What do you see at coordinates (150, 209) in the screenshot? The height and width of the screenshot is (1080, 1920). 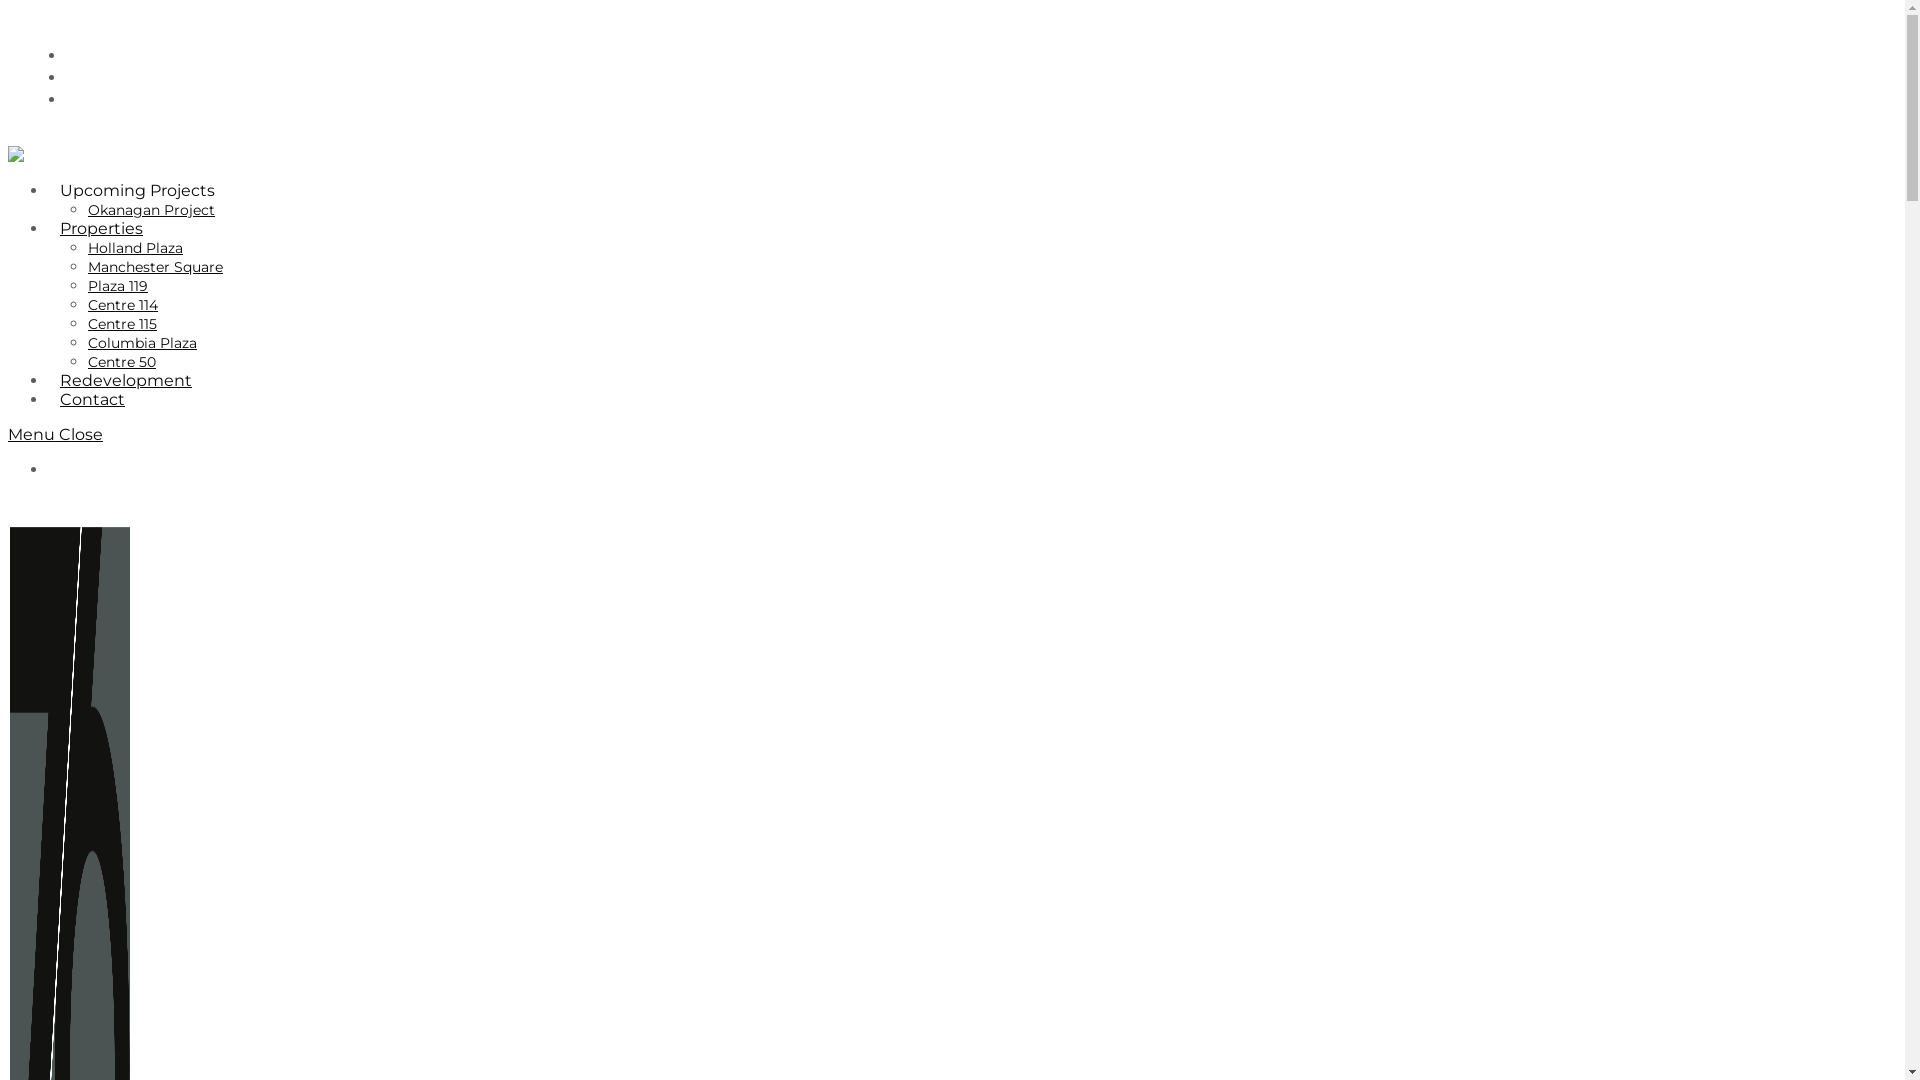 I see `'Okanagan Project'` at bounding box center [150, 209].